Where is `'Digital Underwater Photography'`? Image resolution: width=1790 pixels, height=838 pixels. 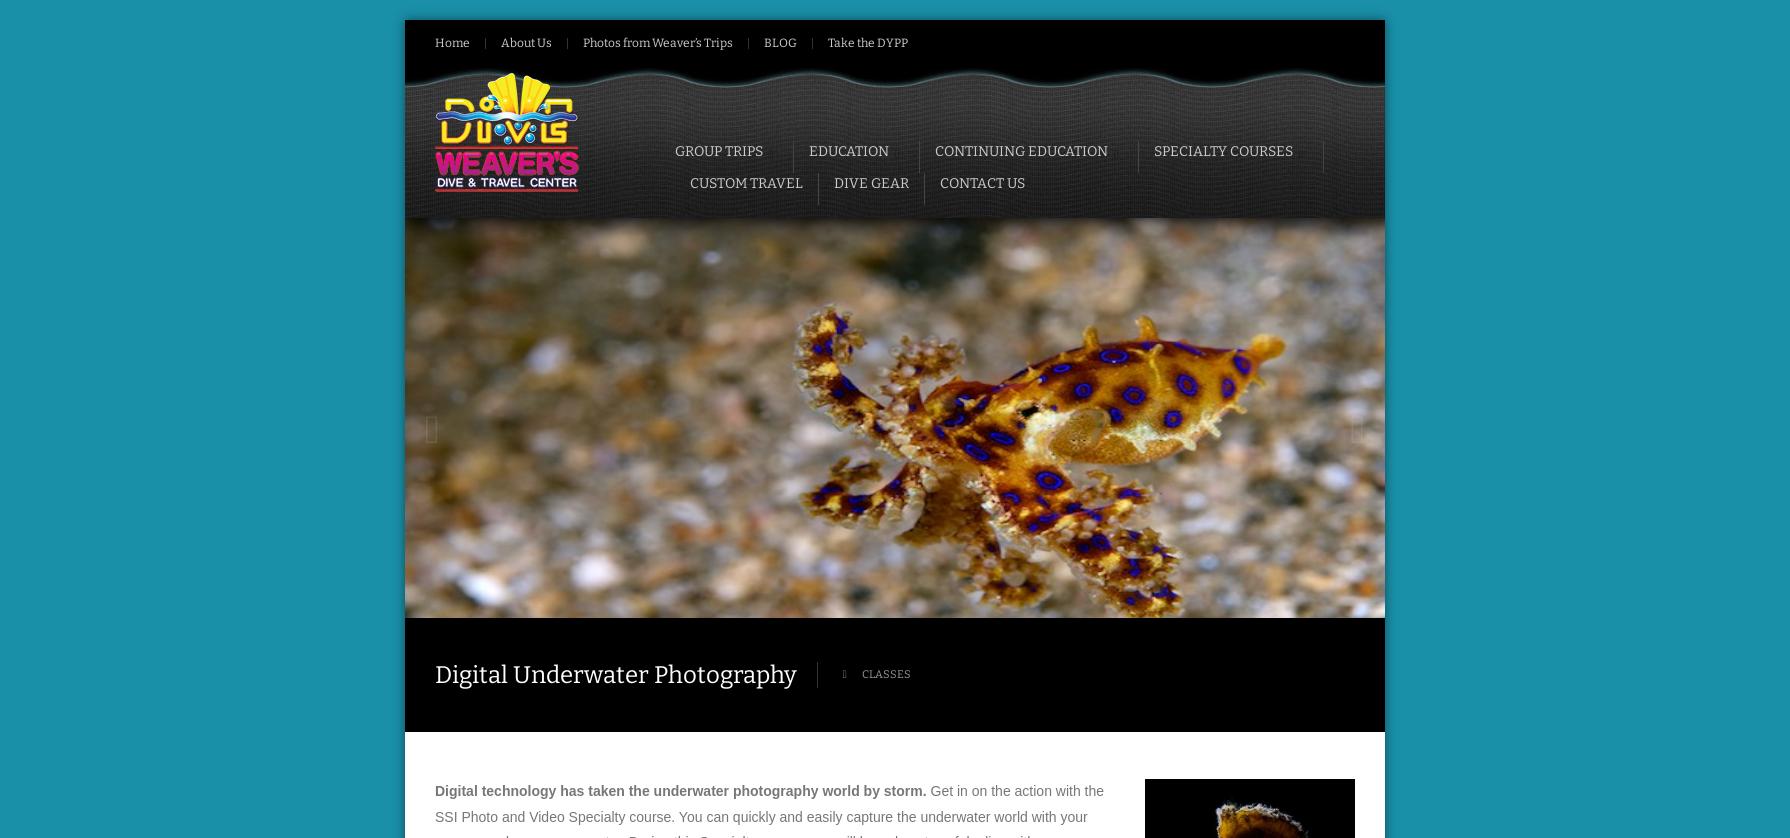
'Digital Underwater Photography' is located at coordinates (614, 674).